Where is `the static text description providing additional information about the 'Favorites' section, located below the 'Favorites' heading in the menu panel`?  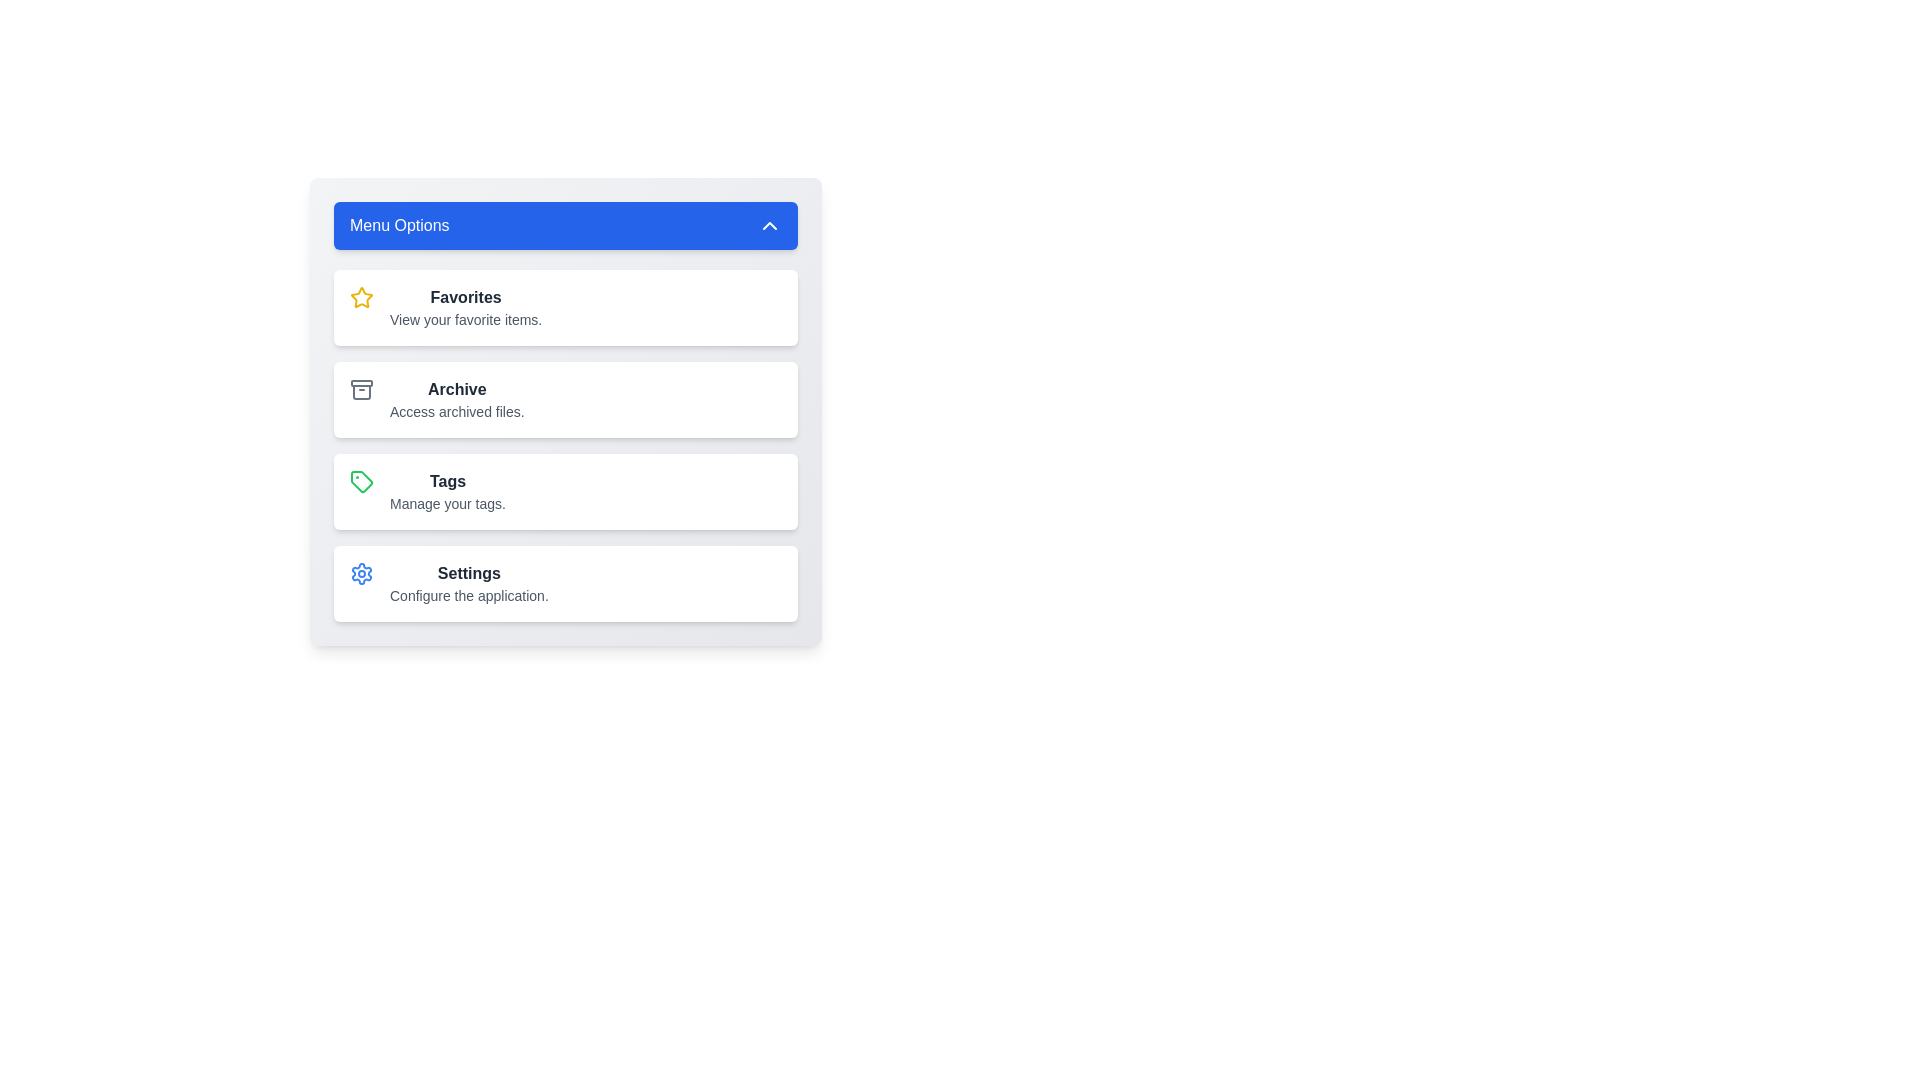
the static text description providing additional information about the 'Favorites' section, located below the 'Favorites' heading in the menu panel is located at coordinates (465, 319).